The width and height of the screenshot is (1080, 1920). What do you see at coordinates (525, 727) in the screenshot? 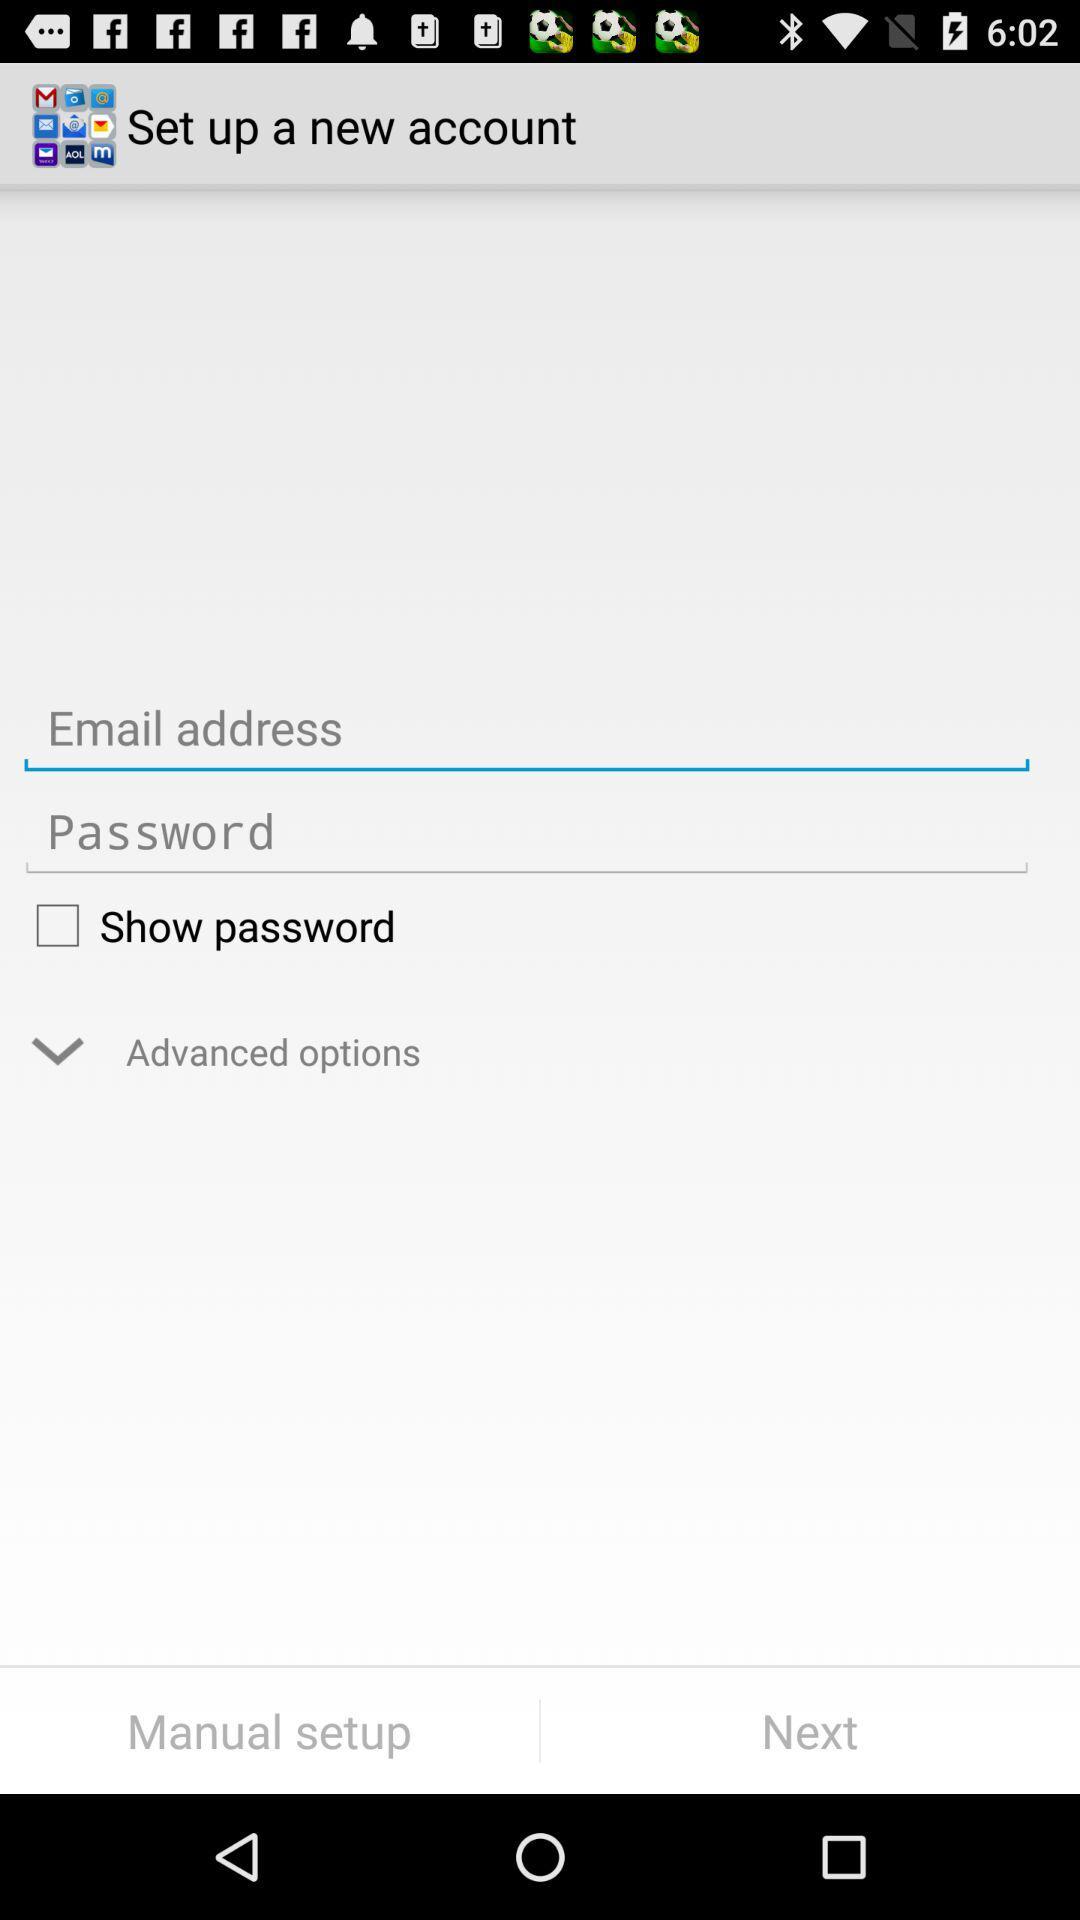
I see `email` at bounding box center [525, 727].